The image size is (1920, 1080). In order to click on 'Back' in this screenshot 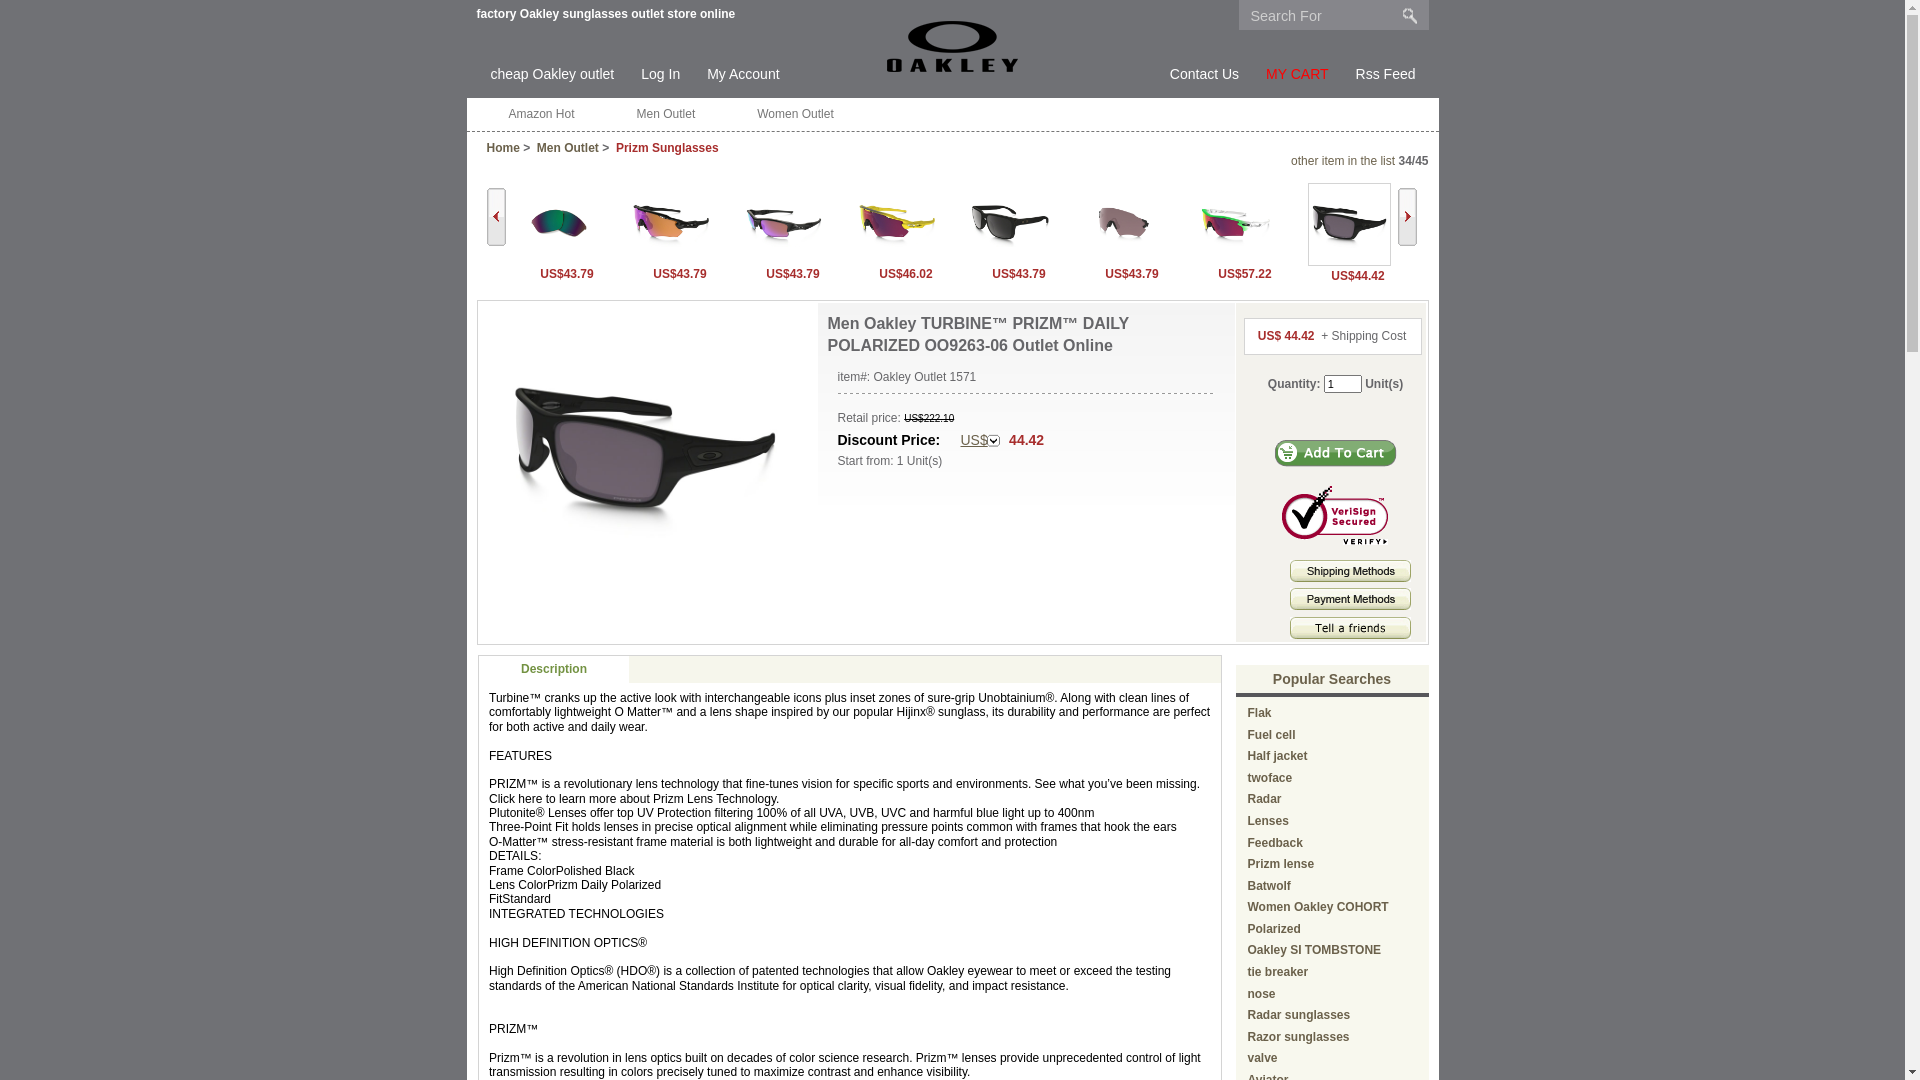, I will do `click(495, 216)`.